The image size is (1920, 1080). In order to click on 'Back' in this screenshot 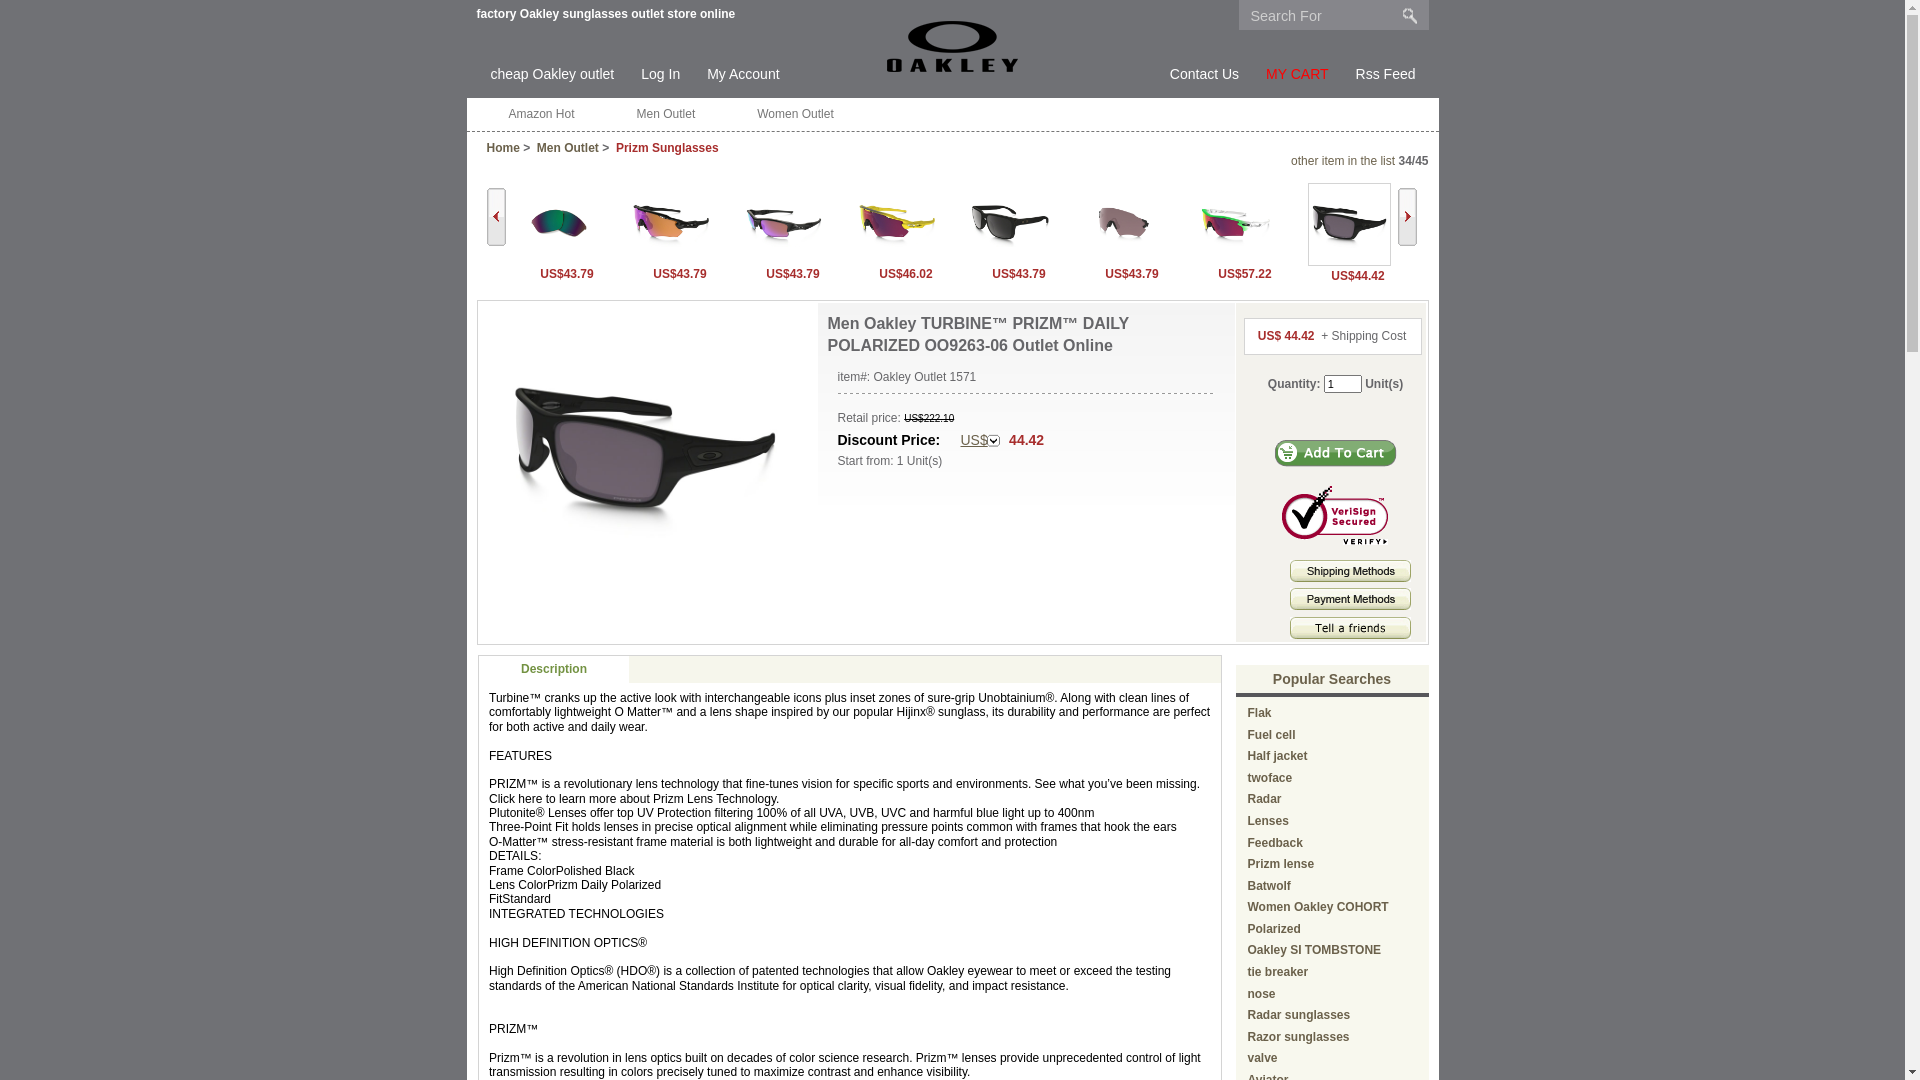, I will do `click(495, 216)`.